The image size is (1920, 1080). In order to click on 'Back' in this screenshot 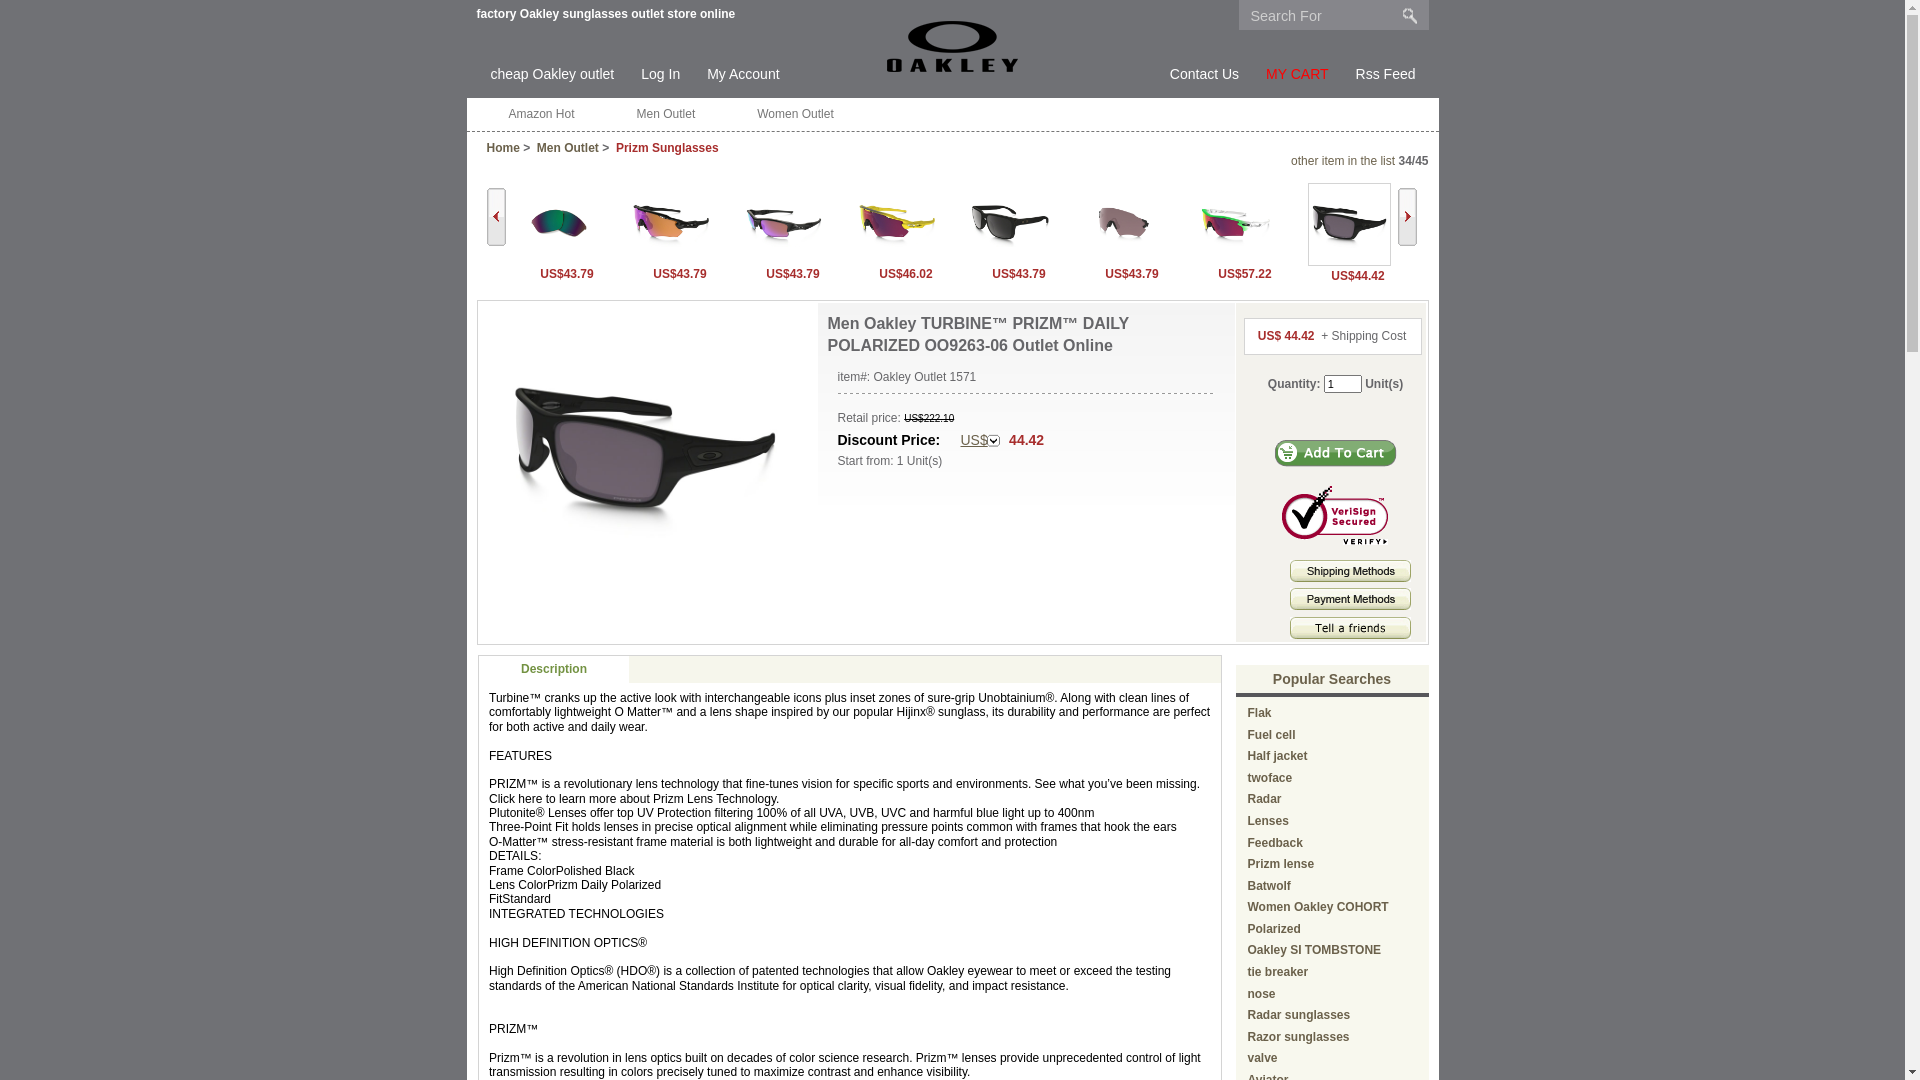, I will do `click(495, 216)`.